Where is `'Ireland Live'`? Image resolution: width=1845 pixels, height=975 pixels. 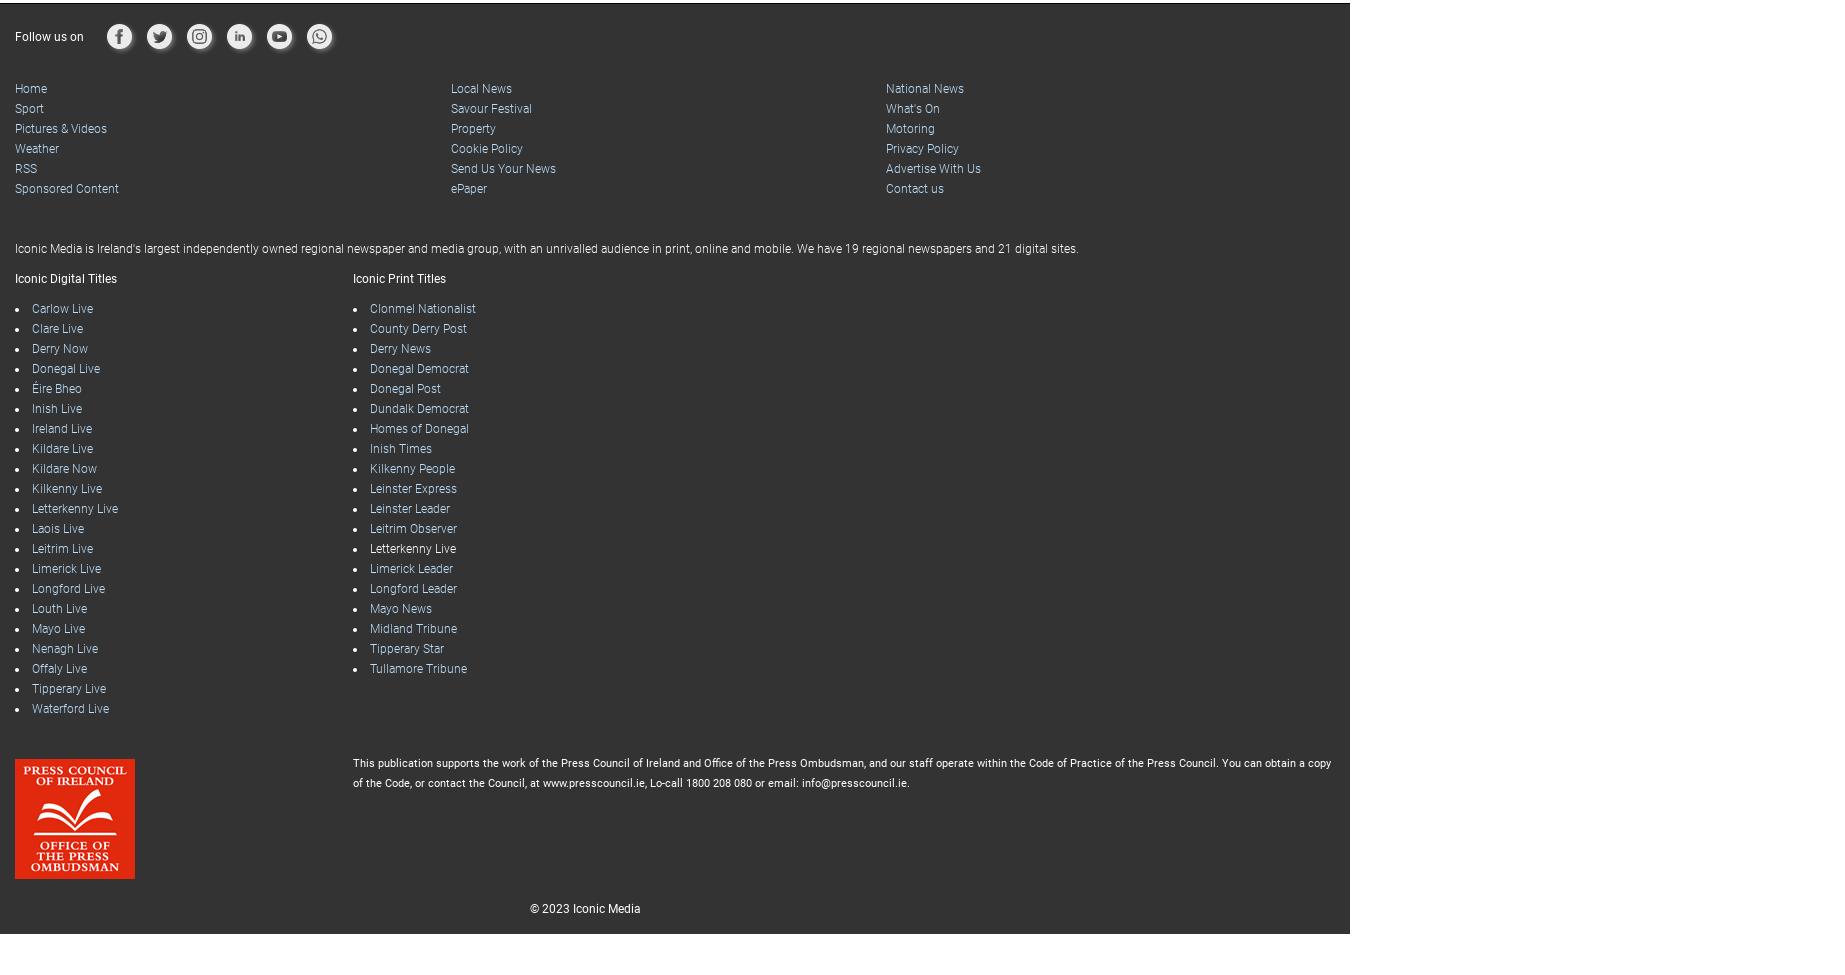 'Ireland Live' is located at coordinates (61, 388).